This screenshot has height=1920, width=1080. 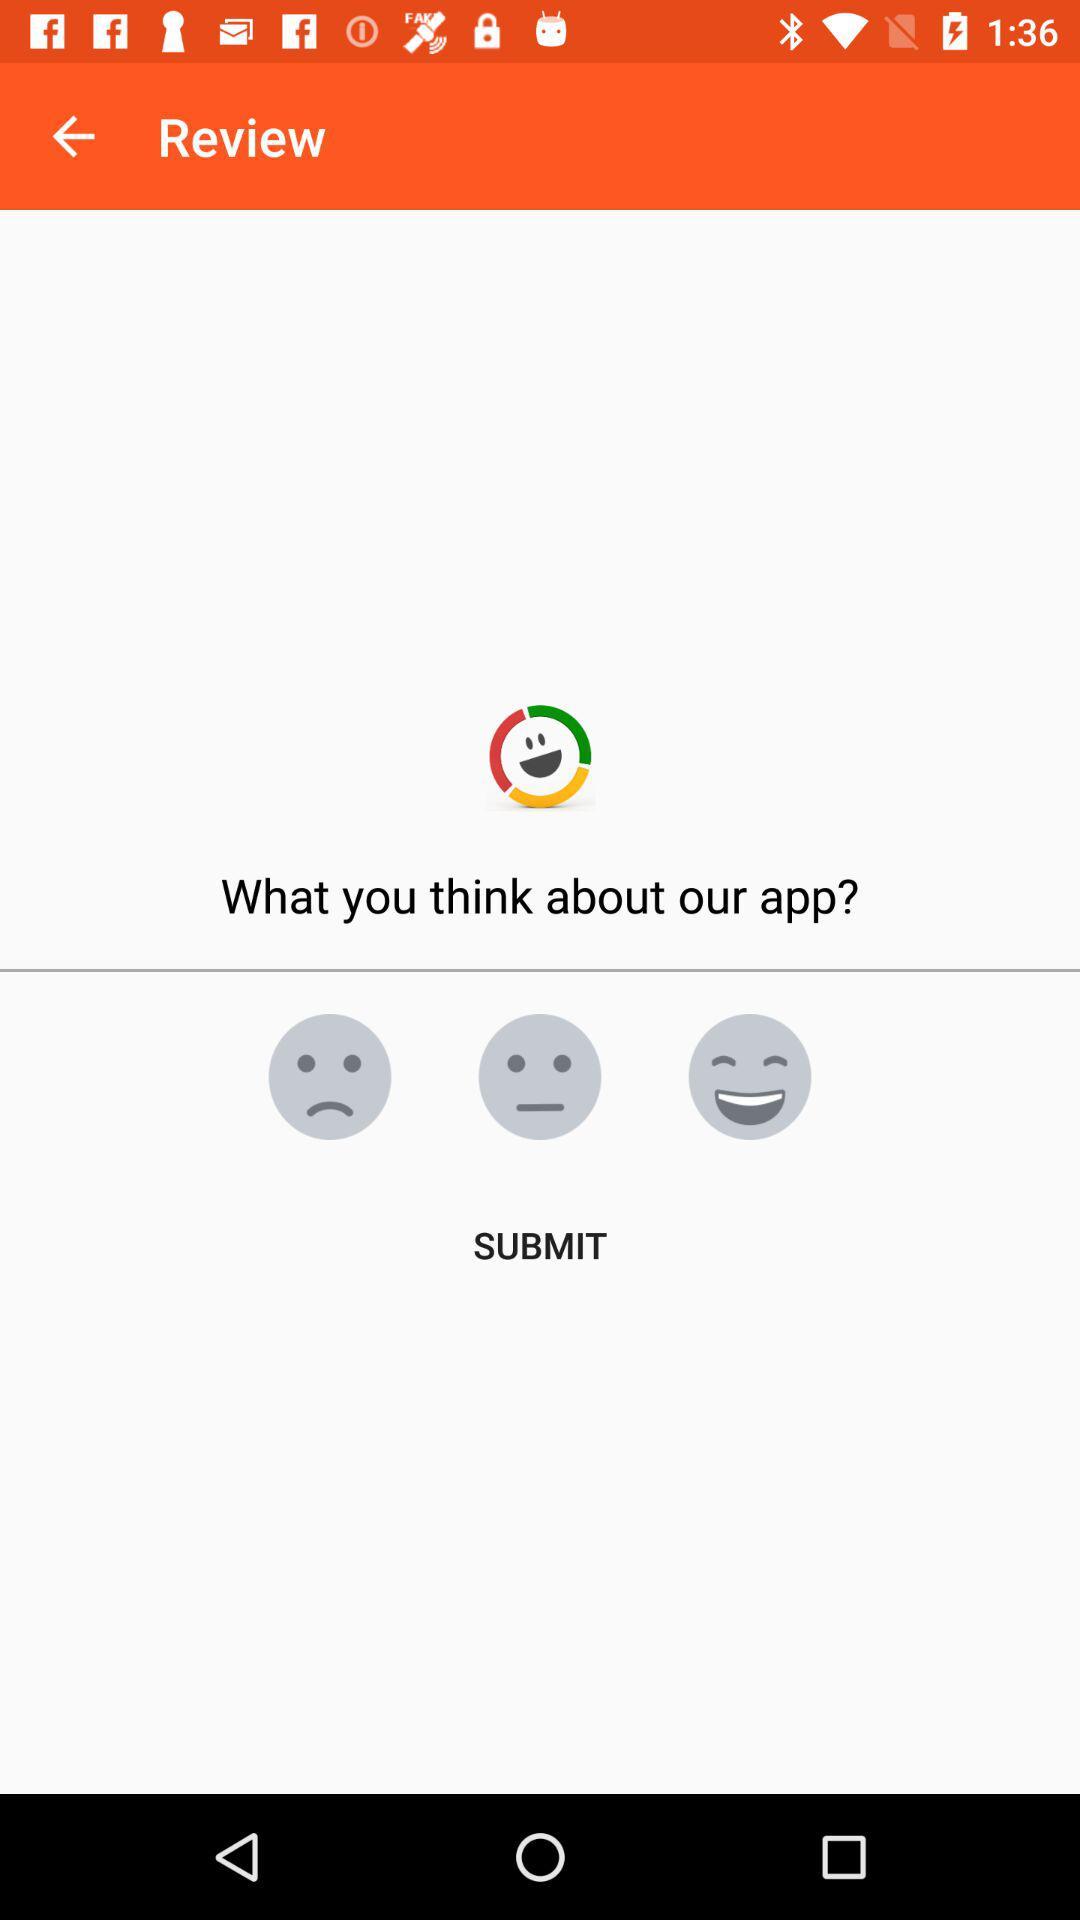 I want to click on the emoji icon, so click(x=749, y=1075).